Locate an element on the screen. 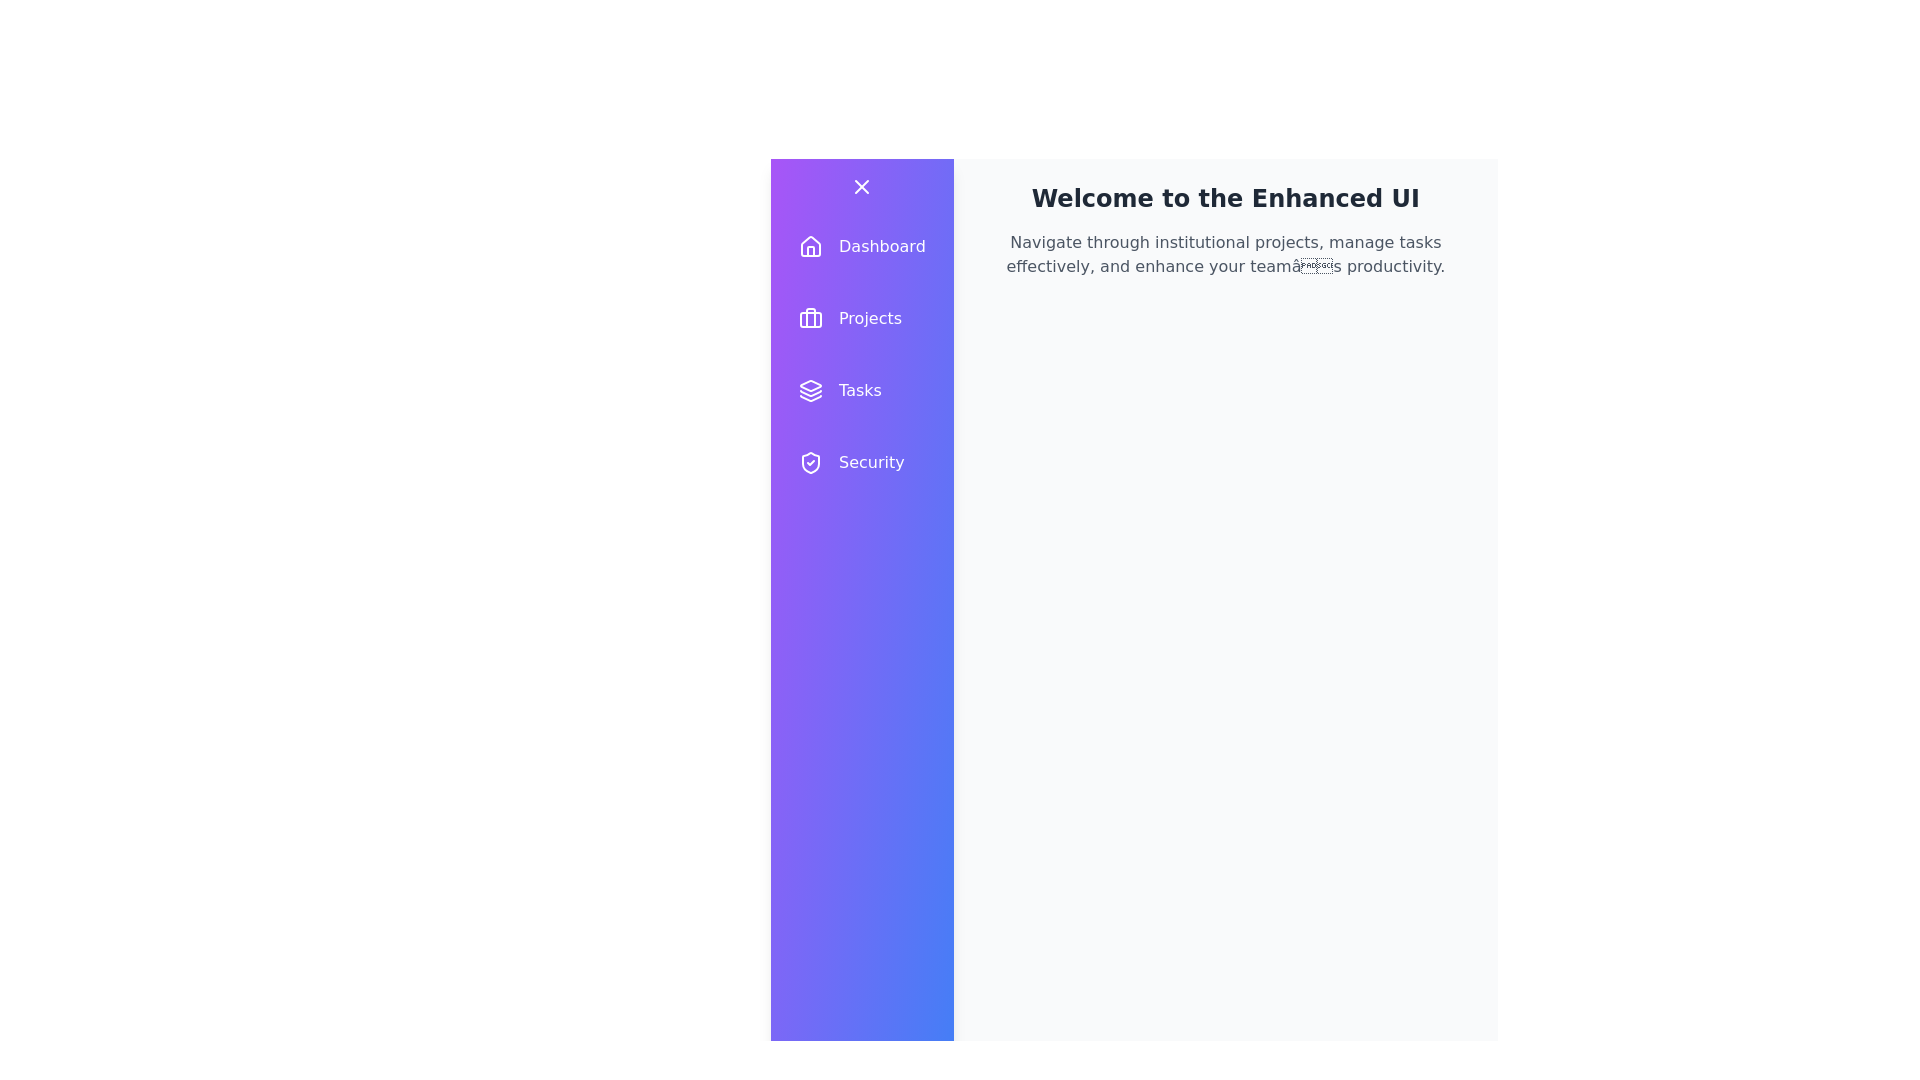 The width and height of the screenshot is (1920, 1080). the middle segment of the three-layered icon representing tasks in the sidebar, located to the left of the 'Tasks' label is located at coordinates (811, 393).